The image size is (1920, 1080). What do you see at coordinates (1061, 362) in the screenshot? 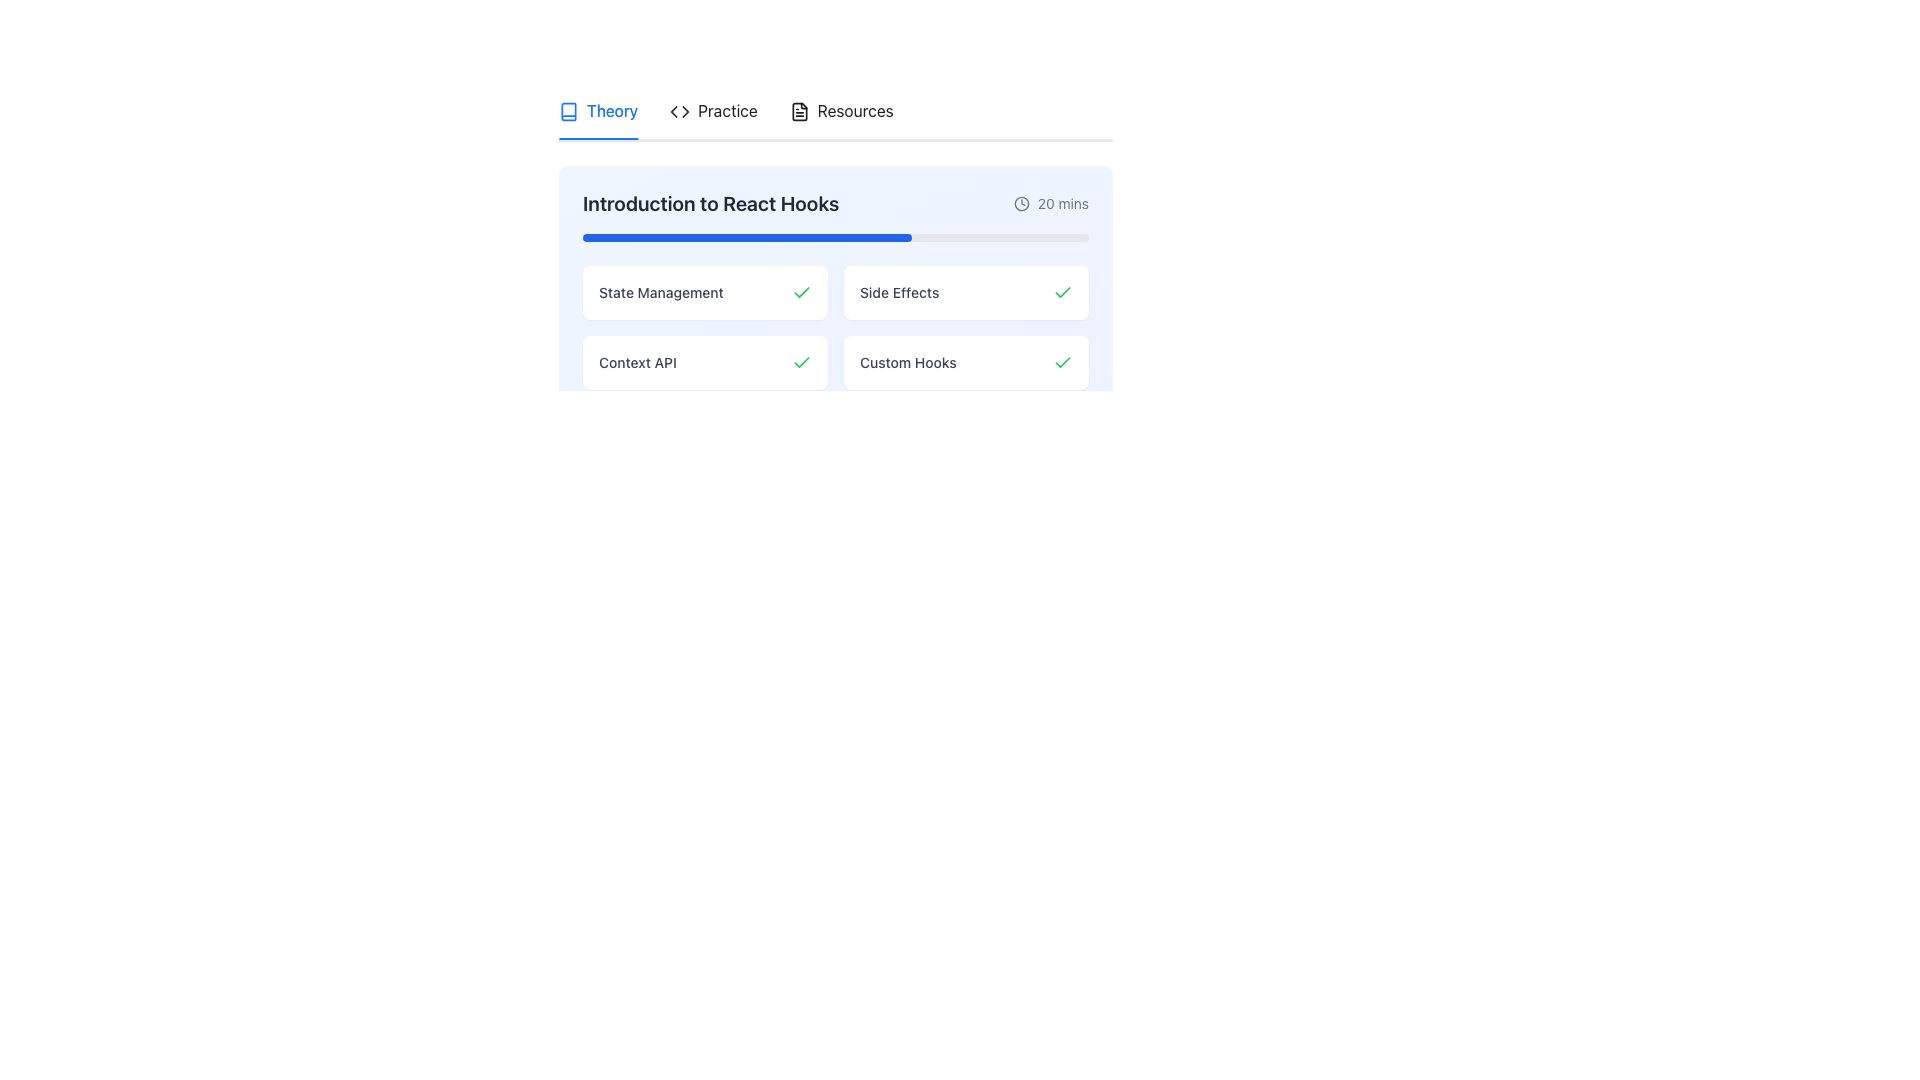
I see `the status represented by the checkmark icon indicating the completion of the 'Side Effects' entry in the second row of the two-column grid layout` at bounding box center [1061, 362].